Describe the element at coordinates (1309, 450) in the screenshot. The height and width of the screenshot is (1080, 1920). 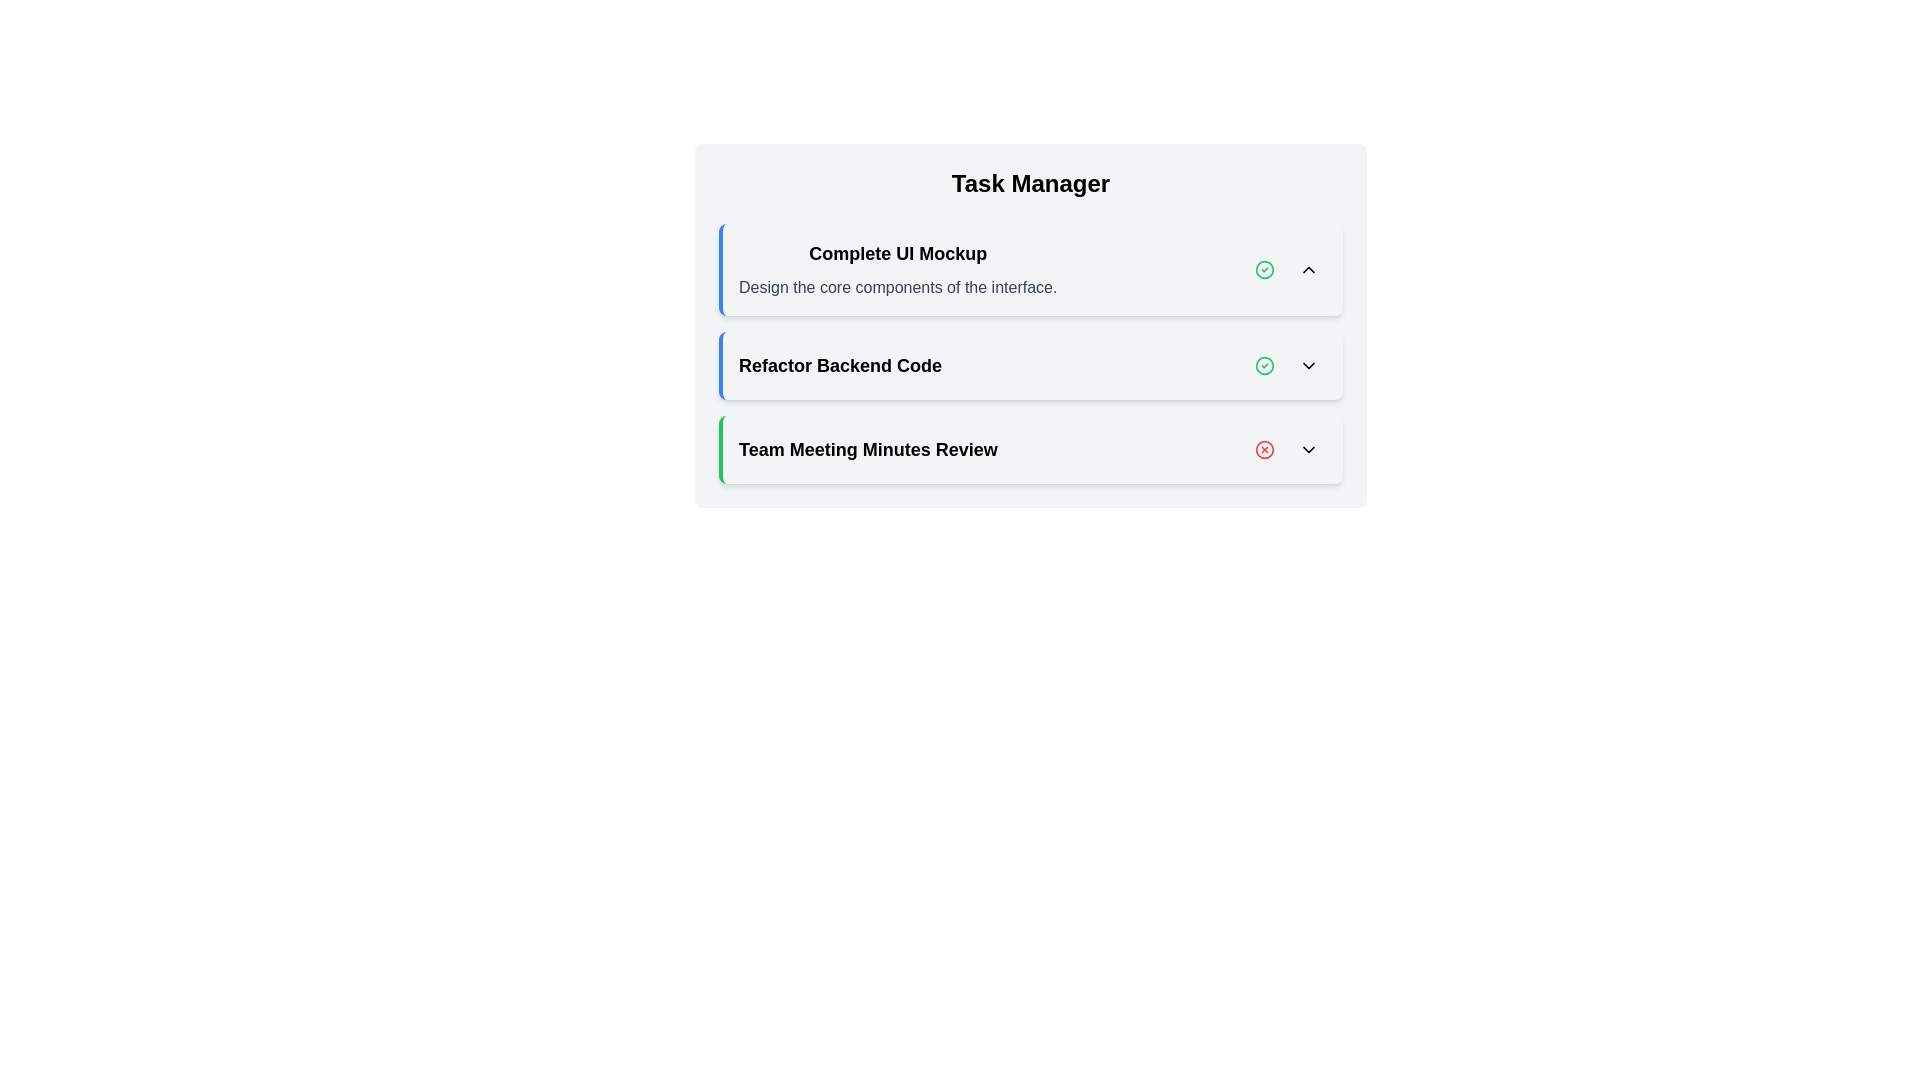
I see `the chevron-down icon located inside the button at the far right of the 'Team Meeting Minutes Review' list entry` at that location.